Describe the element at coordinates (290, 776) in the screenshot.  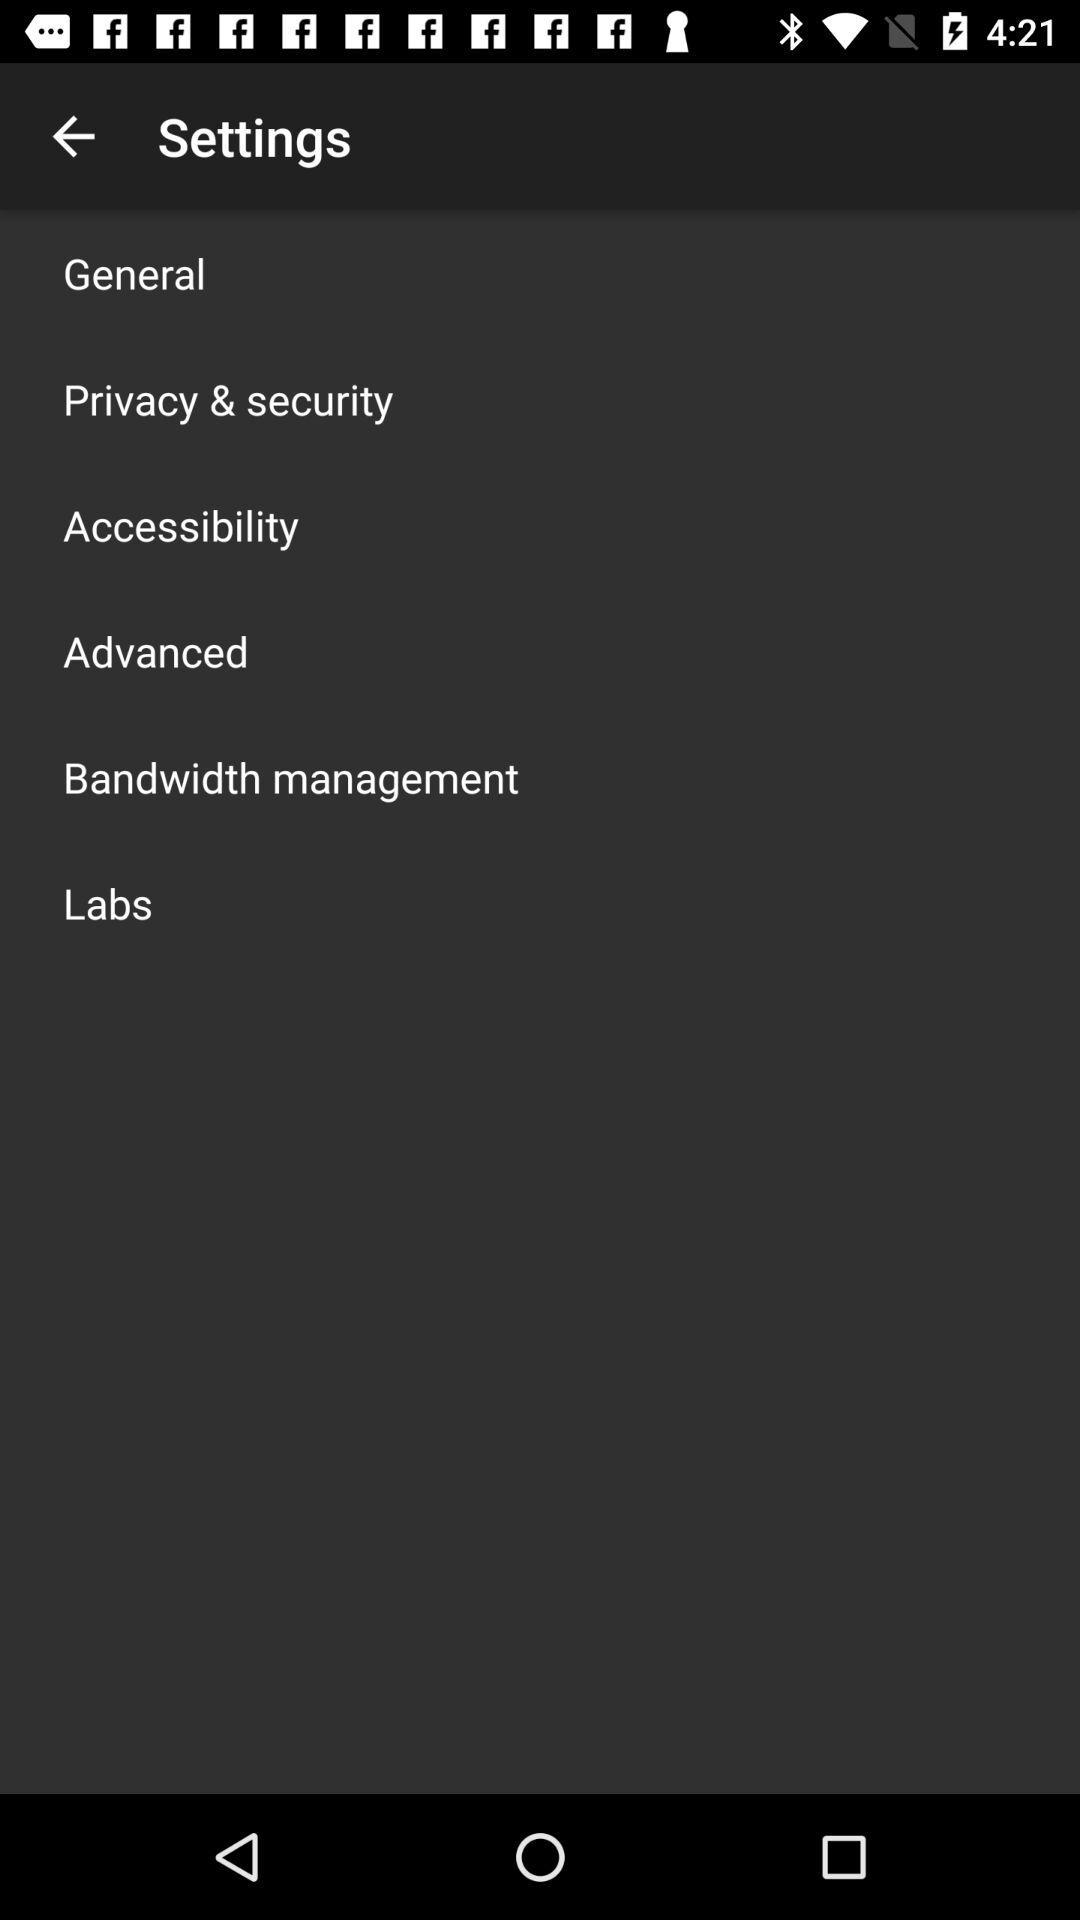
I see `bandwidth management` at that location.